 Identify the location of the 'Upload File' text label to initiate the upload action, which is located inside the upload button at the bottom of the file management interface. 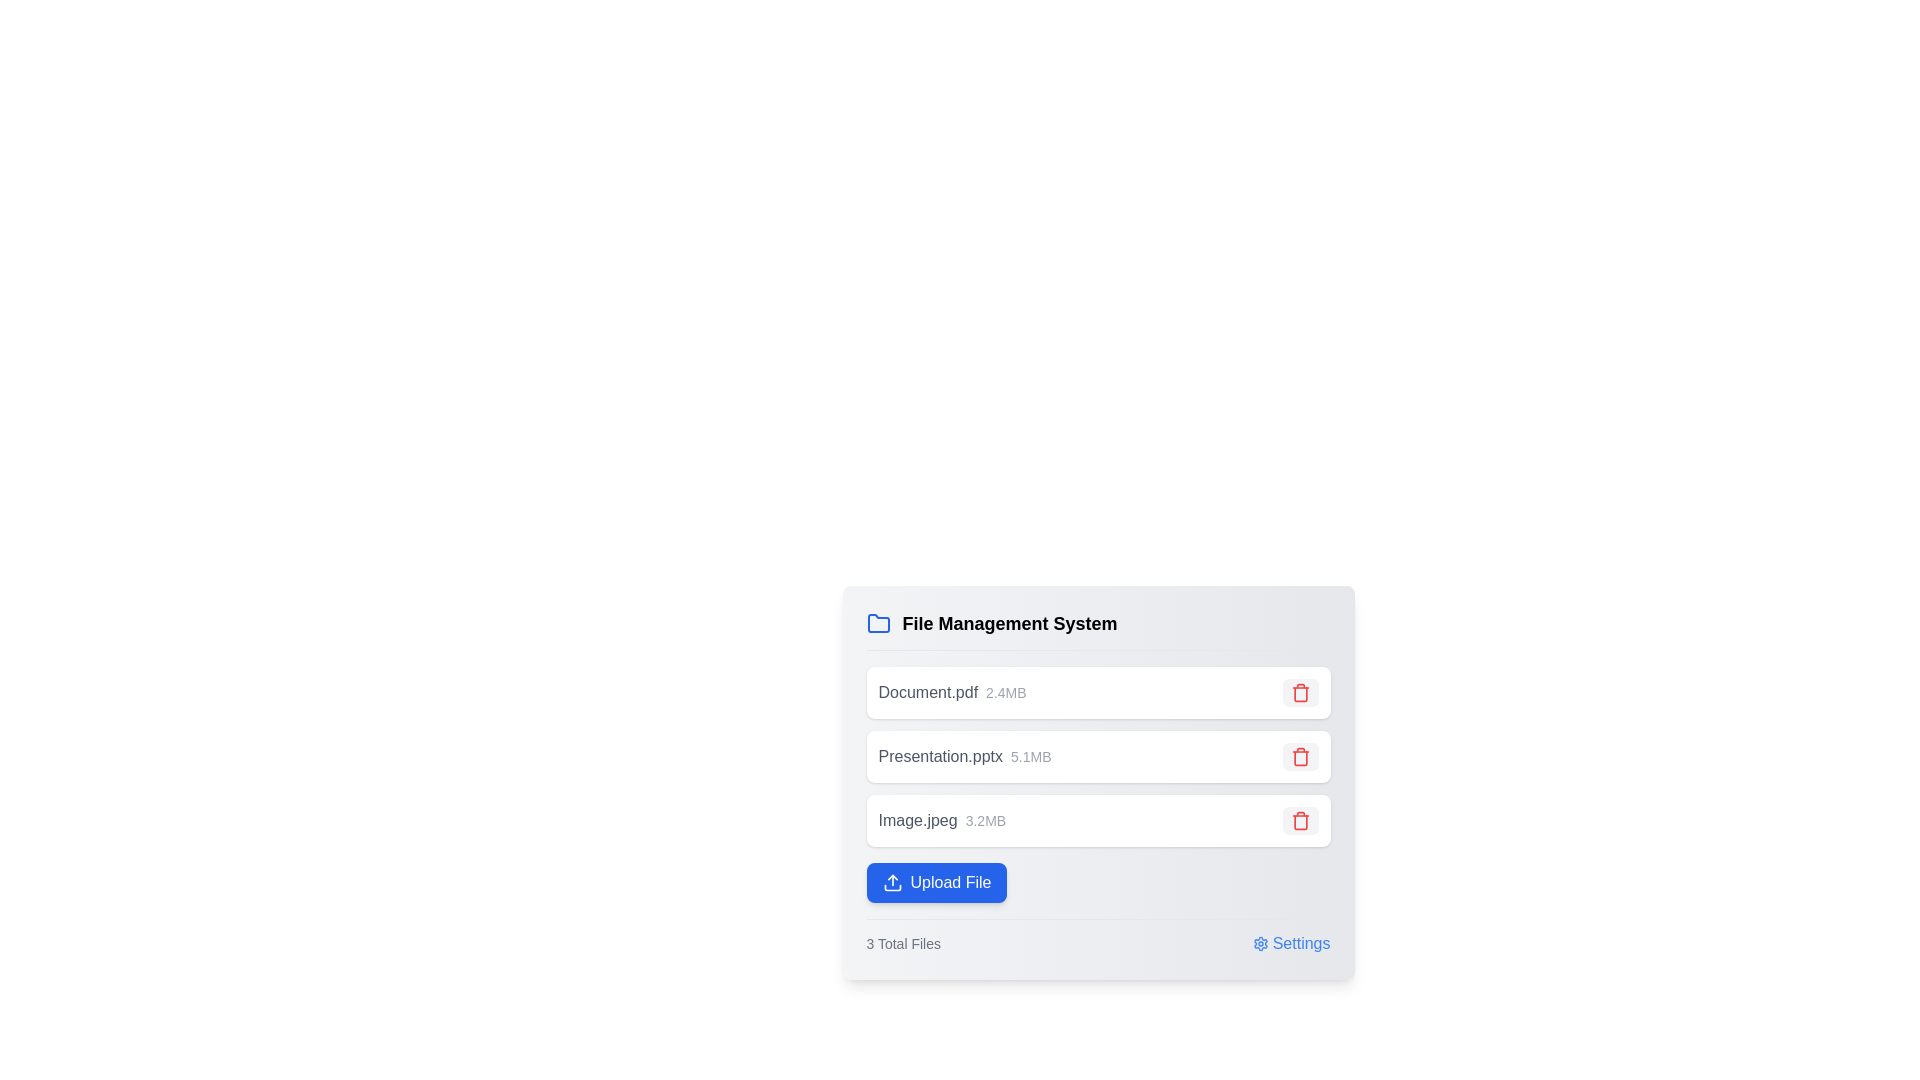
(949, 882).